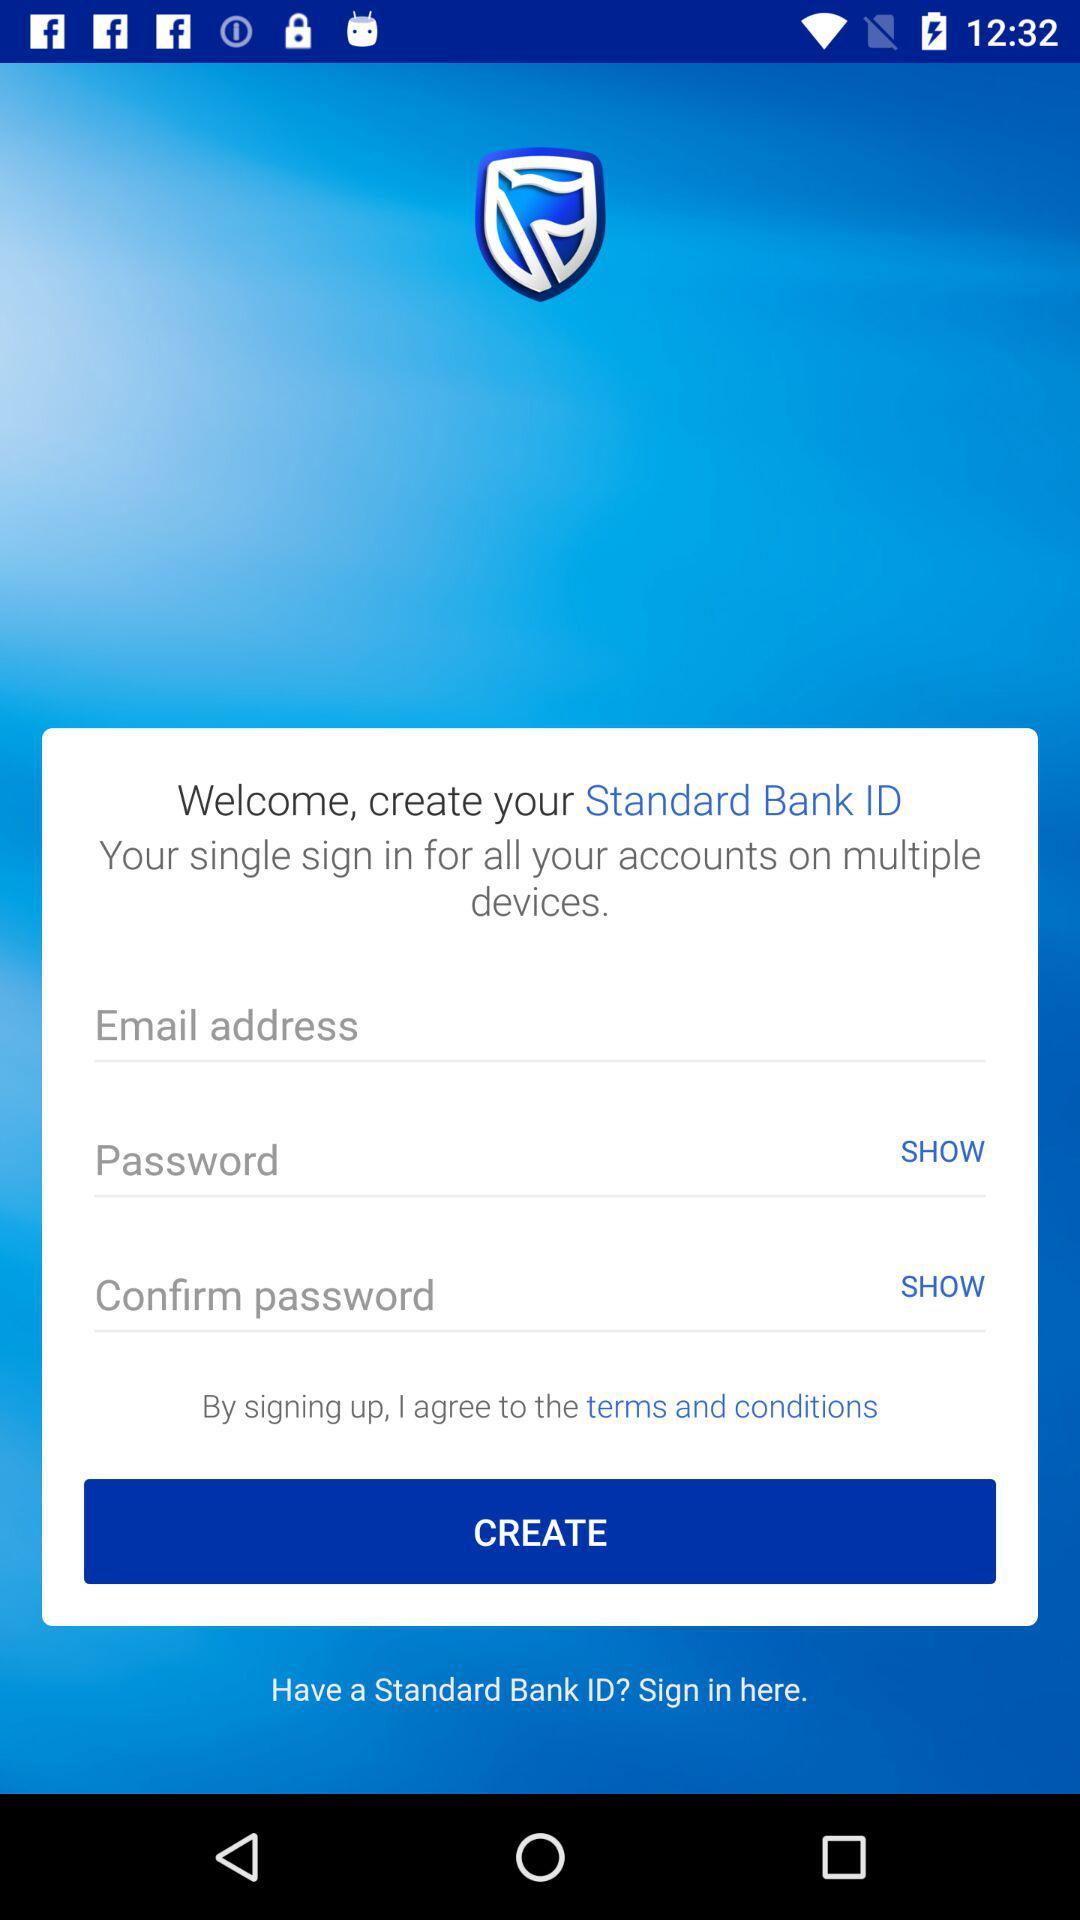 This screenshot has height=1920, width=1080. What do you see at coordinates (540, 1404) in the screenshot?
I see `the by signing up item` at bounding box center [540, 1404].